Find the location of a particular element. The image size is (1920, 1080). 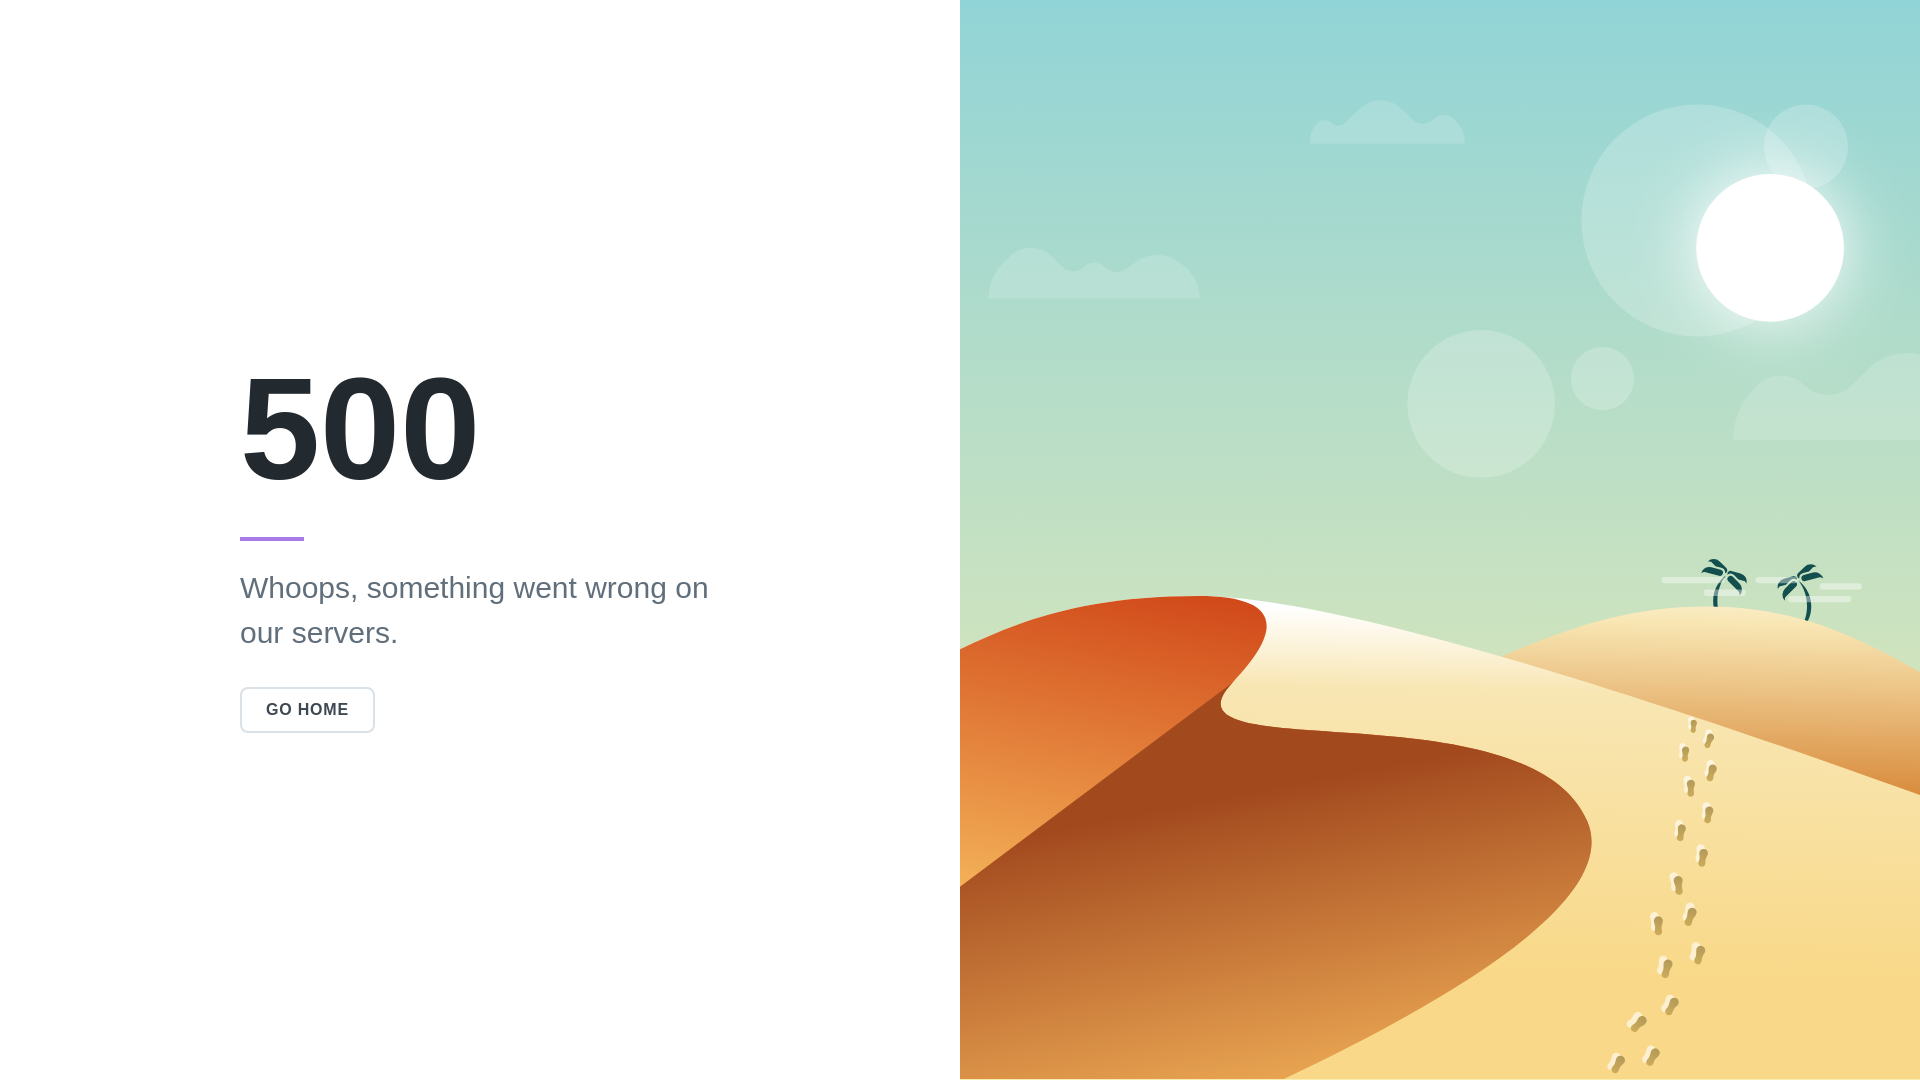

'GO HOME' is located at coordinates (306, 708).